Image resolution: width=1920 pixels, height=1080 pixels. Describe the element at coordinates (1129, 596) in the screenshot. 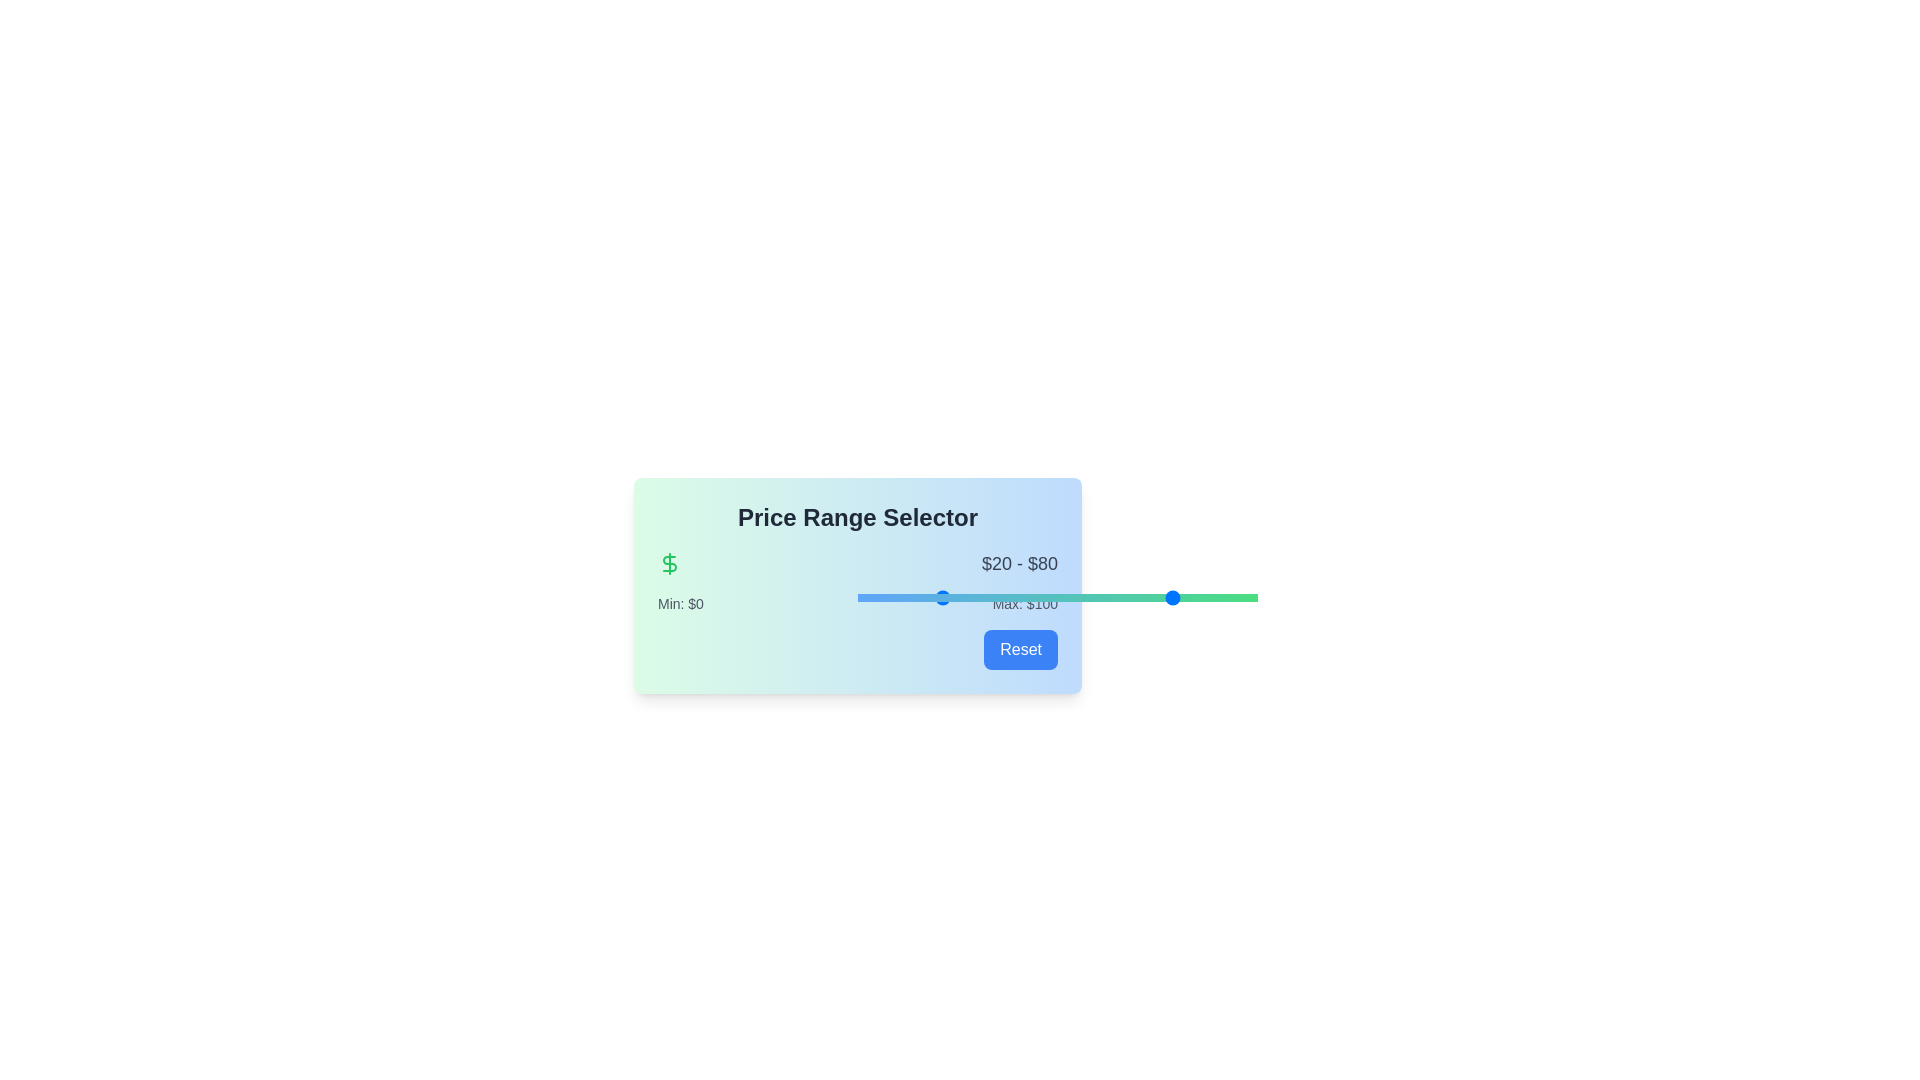

I see `the slider` at that location.